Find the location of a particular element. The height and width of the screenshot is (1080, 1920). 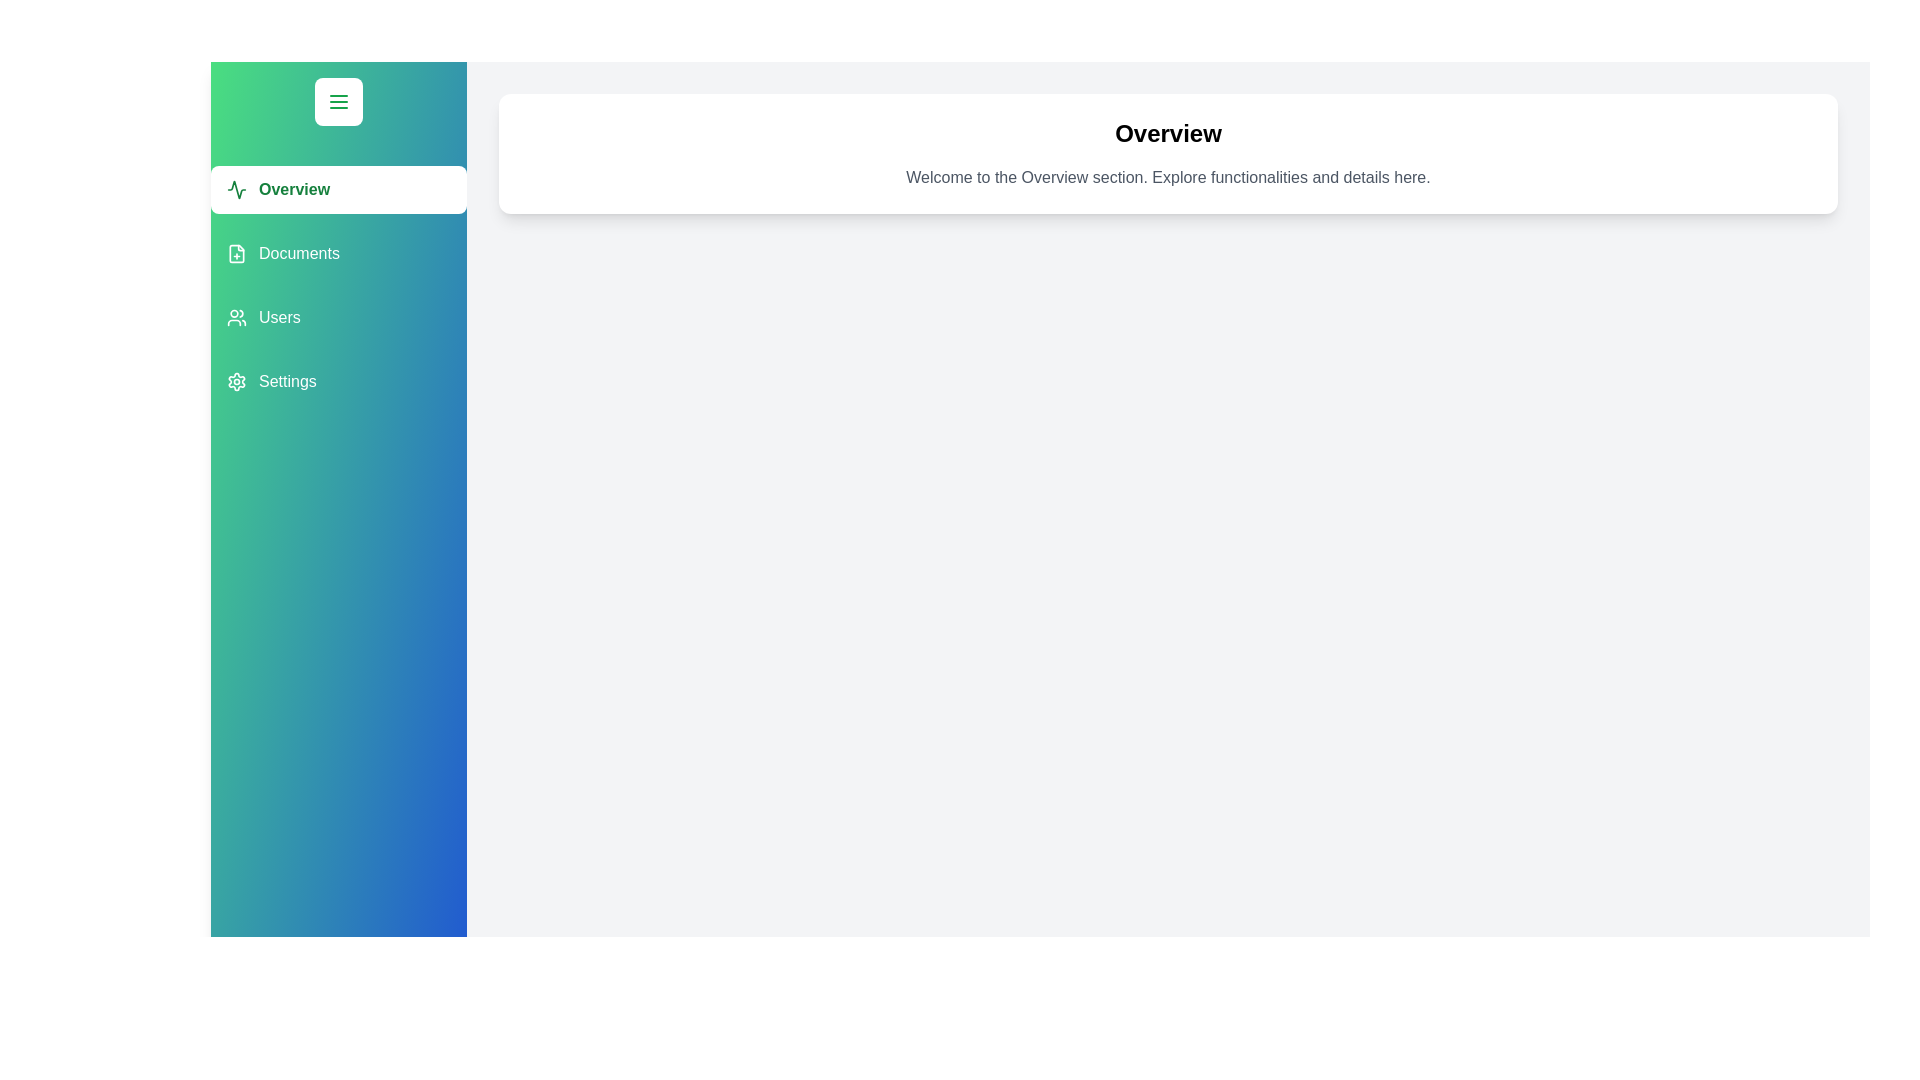

the button labeled Documents is located at coordinates (339, 253).